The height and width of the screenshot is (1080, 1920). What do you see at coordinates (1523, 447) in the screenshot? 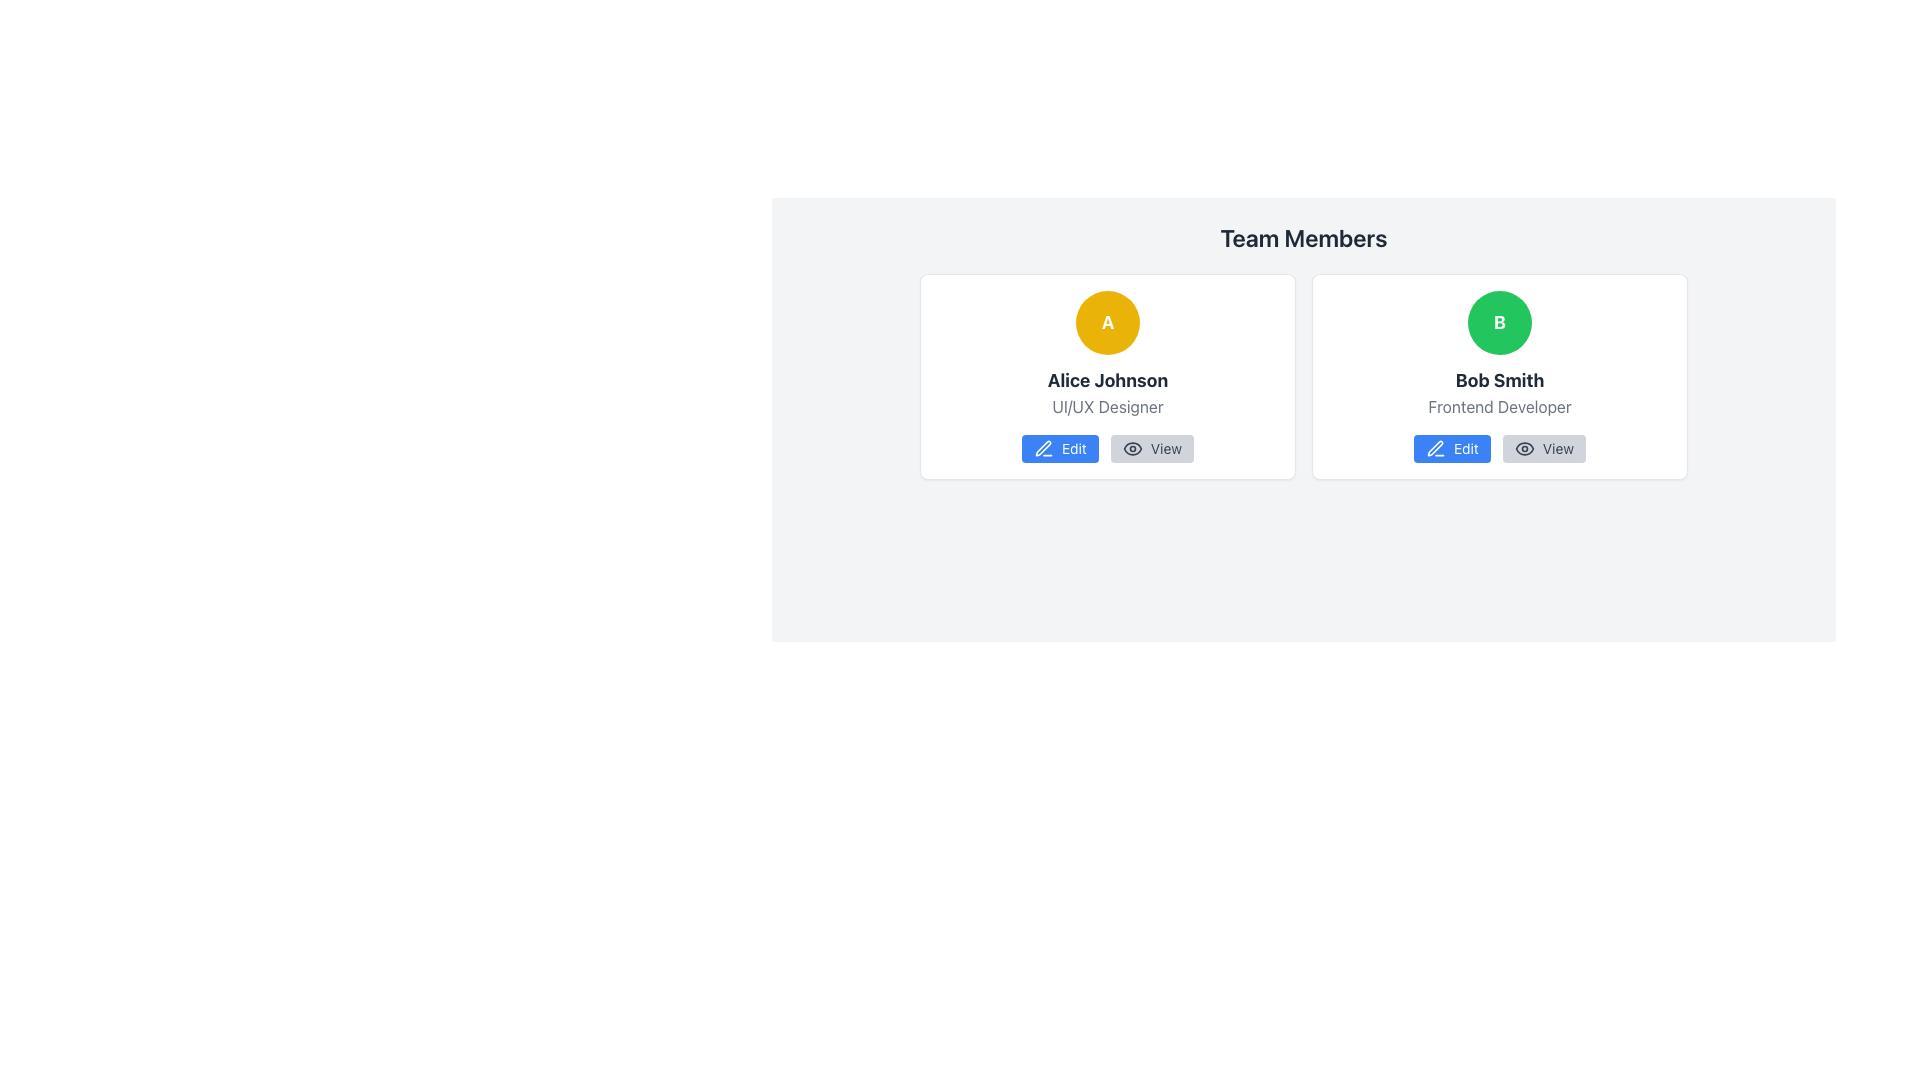
I see `the circular gray 'view' icon located within the secondary button of the user card for 'Bob Smith', positioned to the right of the 'Edit' button in the 'Team Members' section` at bounding box center [1523, 447].